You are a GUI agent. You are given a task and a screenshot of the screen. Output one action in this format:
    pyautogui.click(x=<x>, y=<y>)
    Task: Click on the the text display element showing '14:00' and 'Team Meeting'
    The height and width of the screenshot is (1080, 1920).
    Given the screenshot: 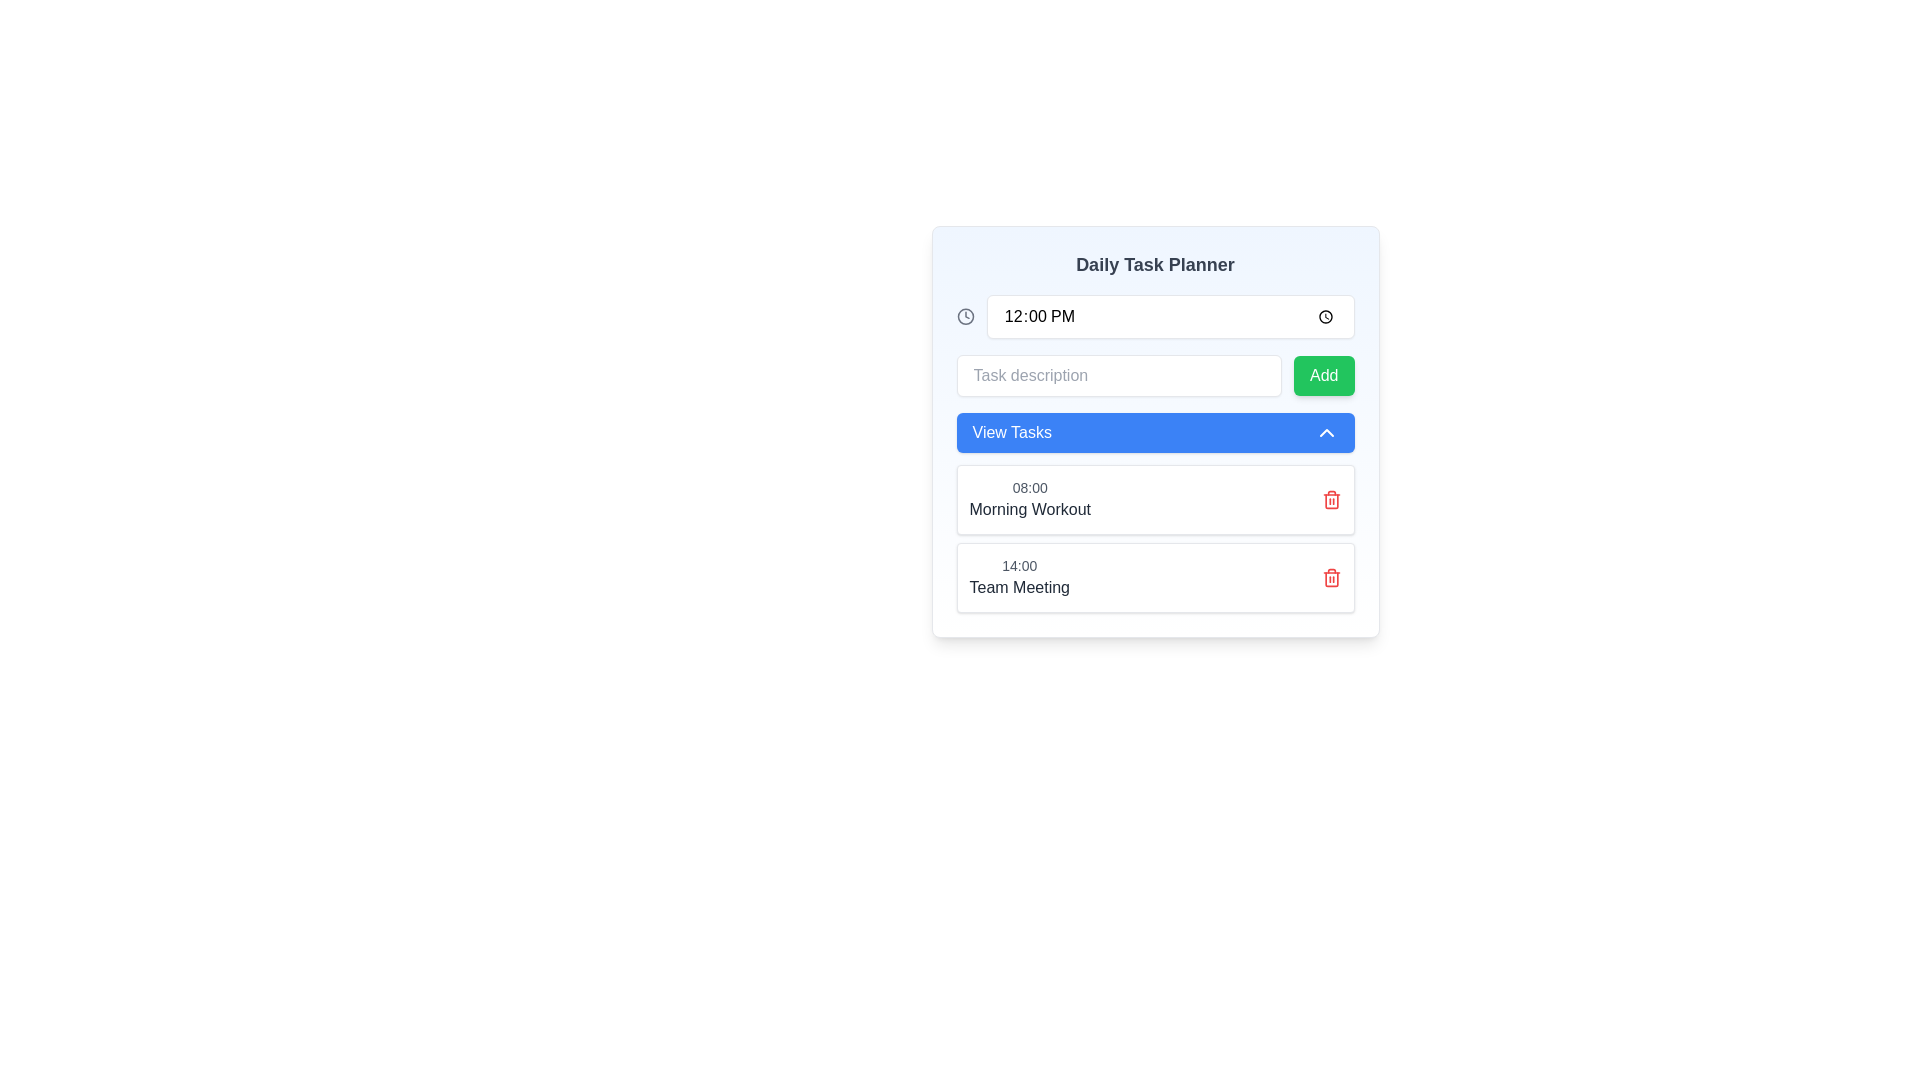 What is the action you would take?
    pyautogui.click(x=1019, y=578)
    